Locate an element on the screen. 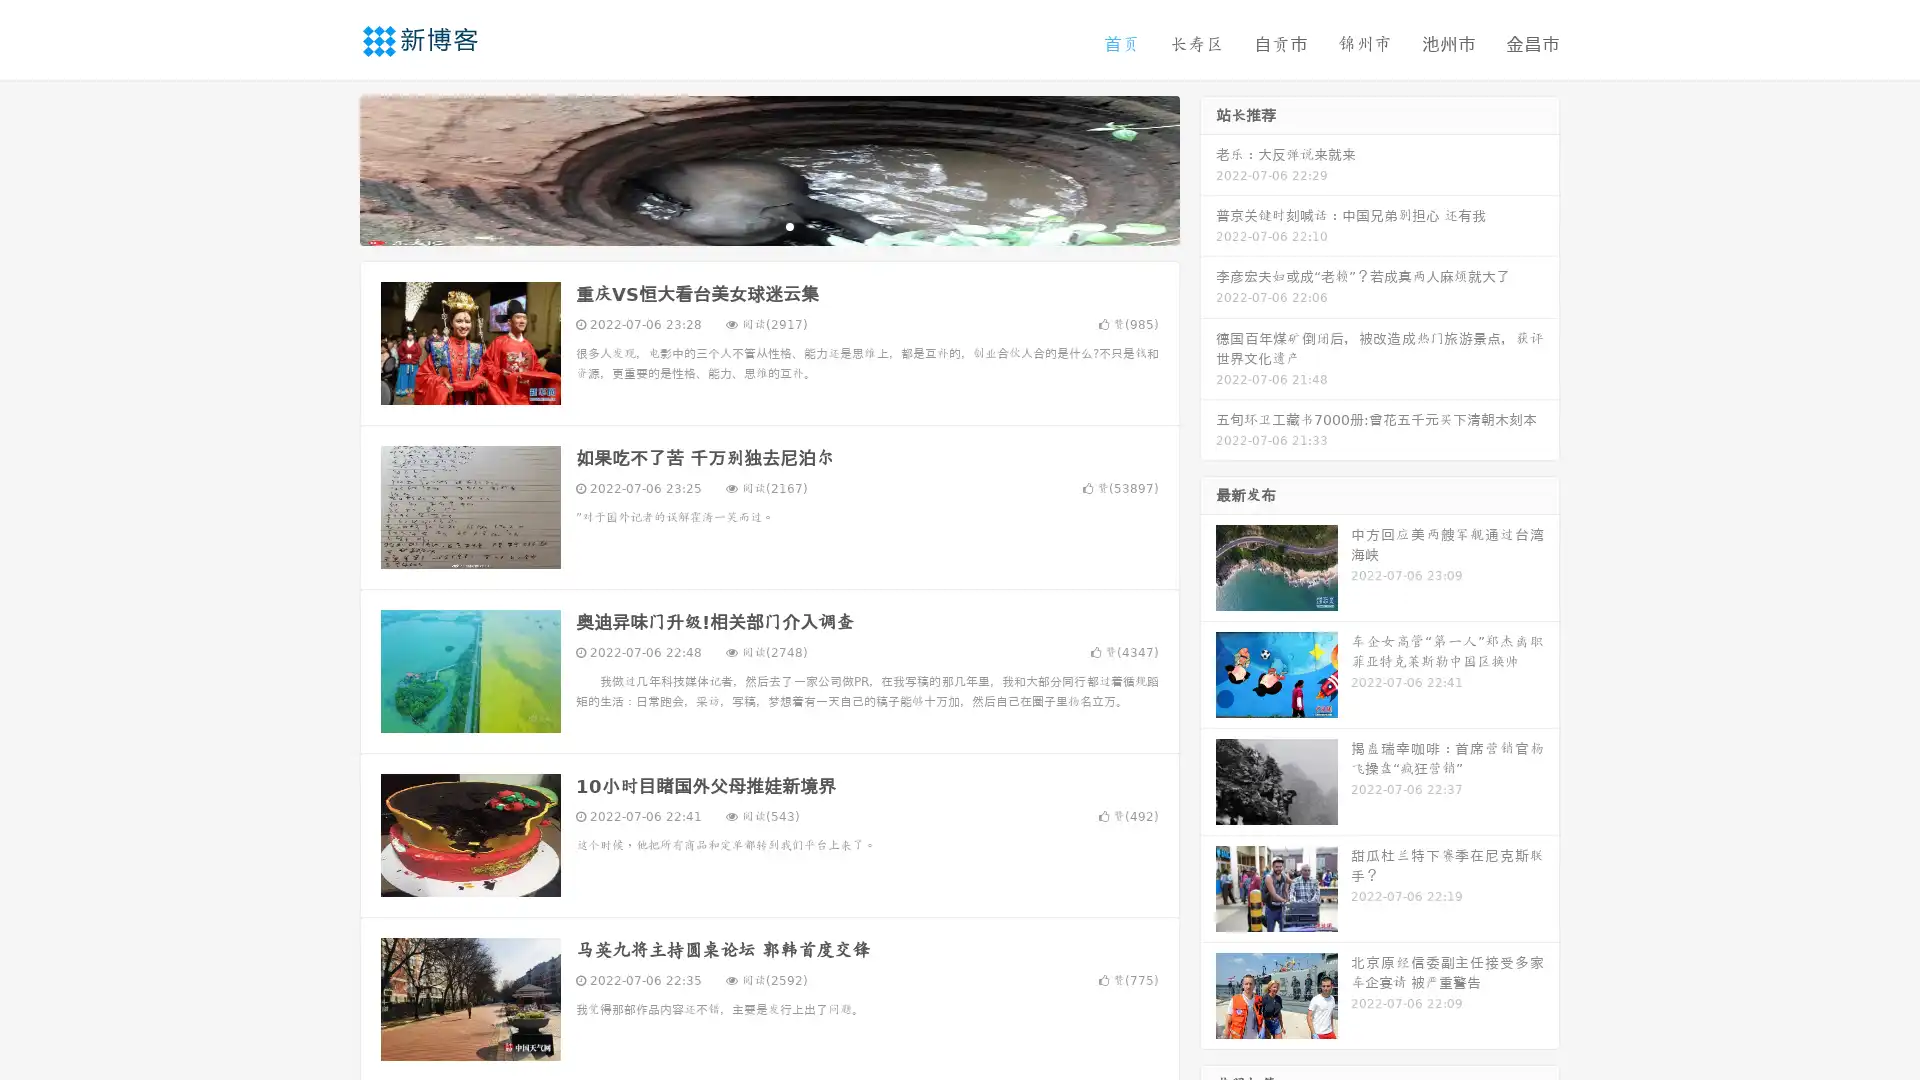  Go to slide 3 is located at coordinates (789, 225).